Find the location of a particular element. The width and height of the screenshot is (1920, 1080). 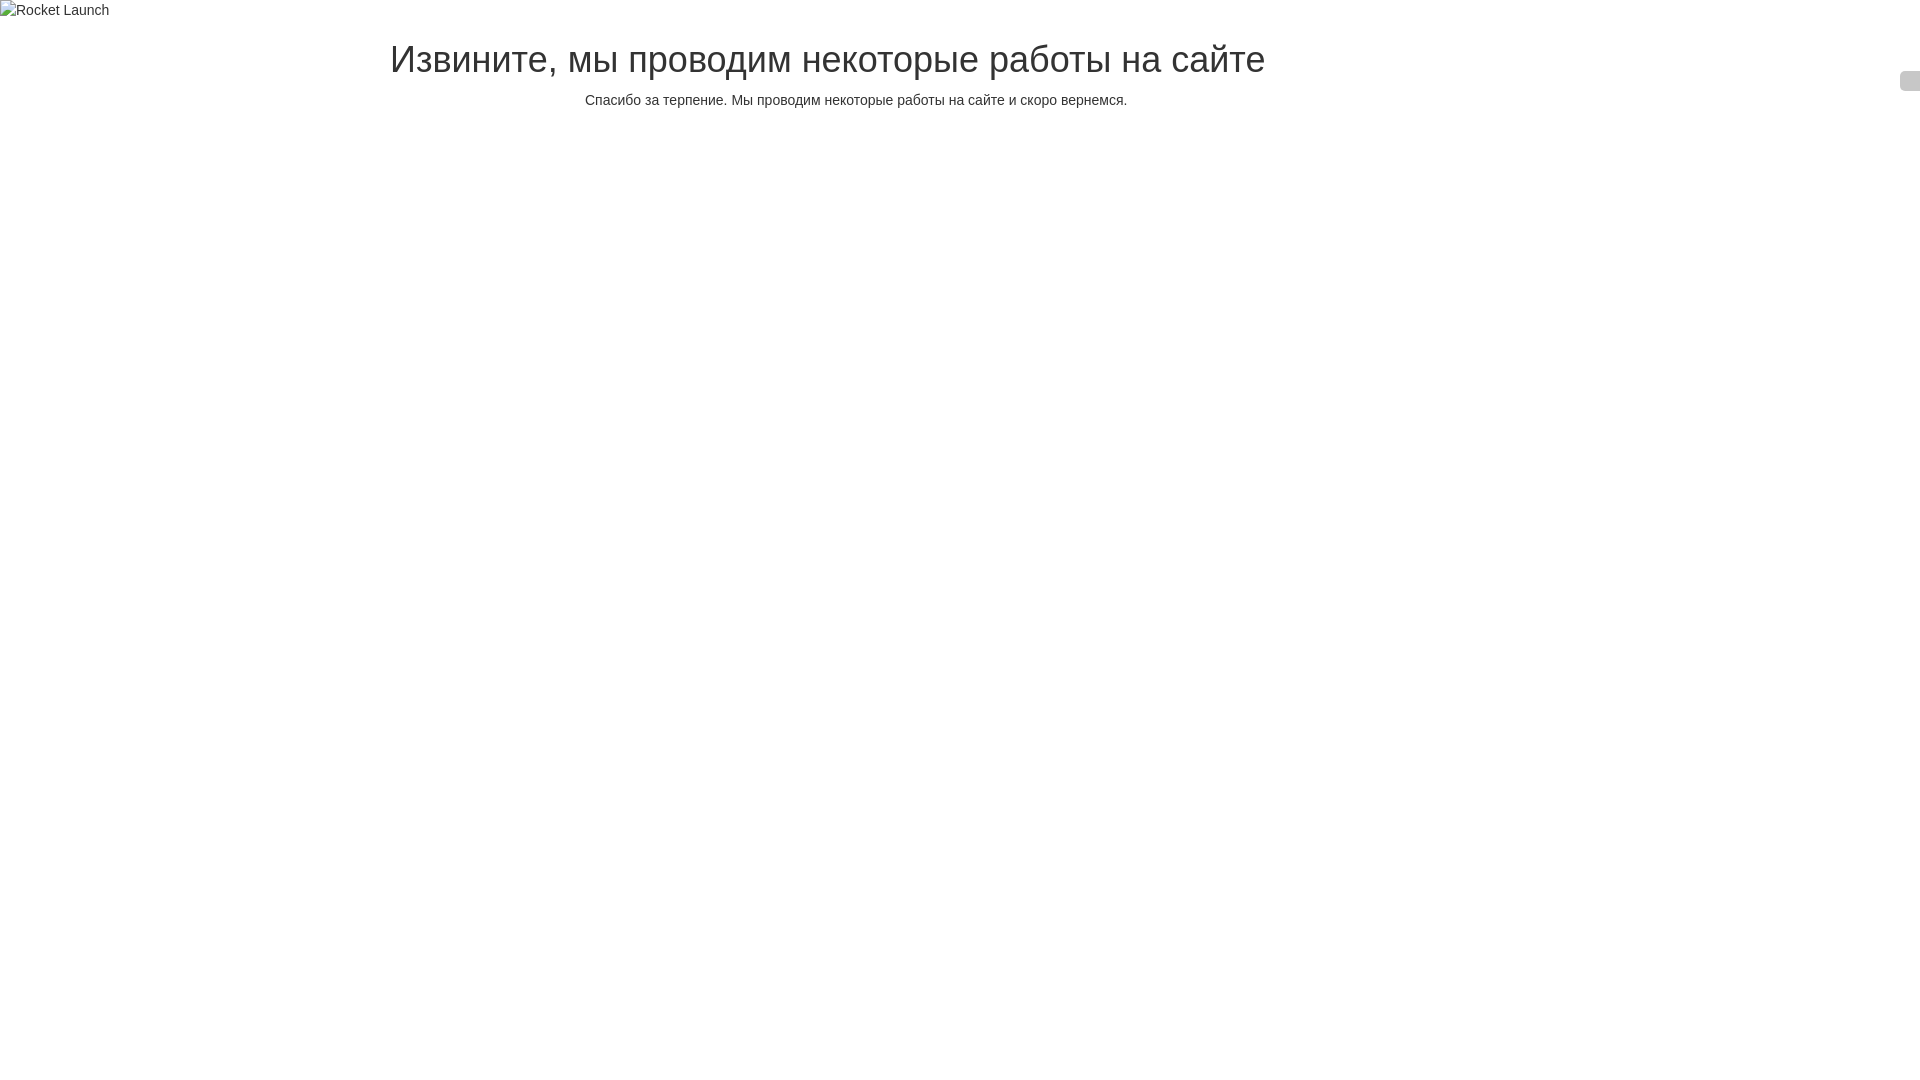

'Rocket Launch' is located at coordinates (0, 10).